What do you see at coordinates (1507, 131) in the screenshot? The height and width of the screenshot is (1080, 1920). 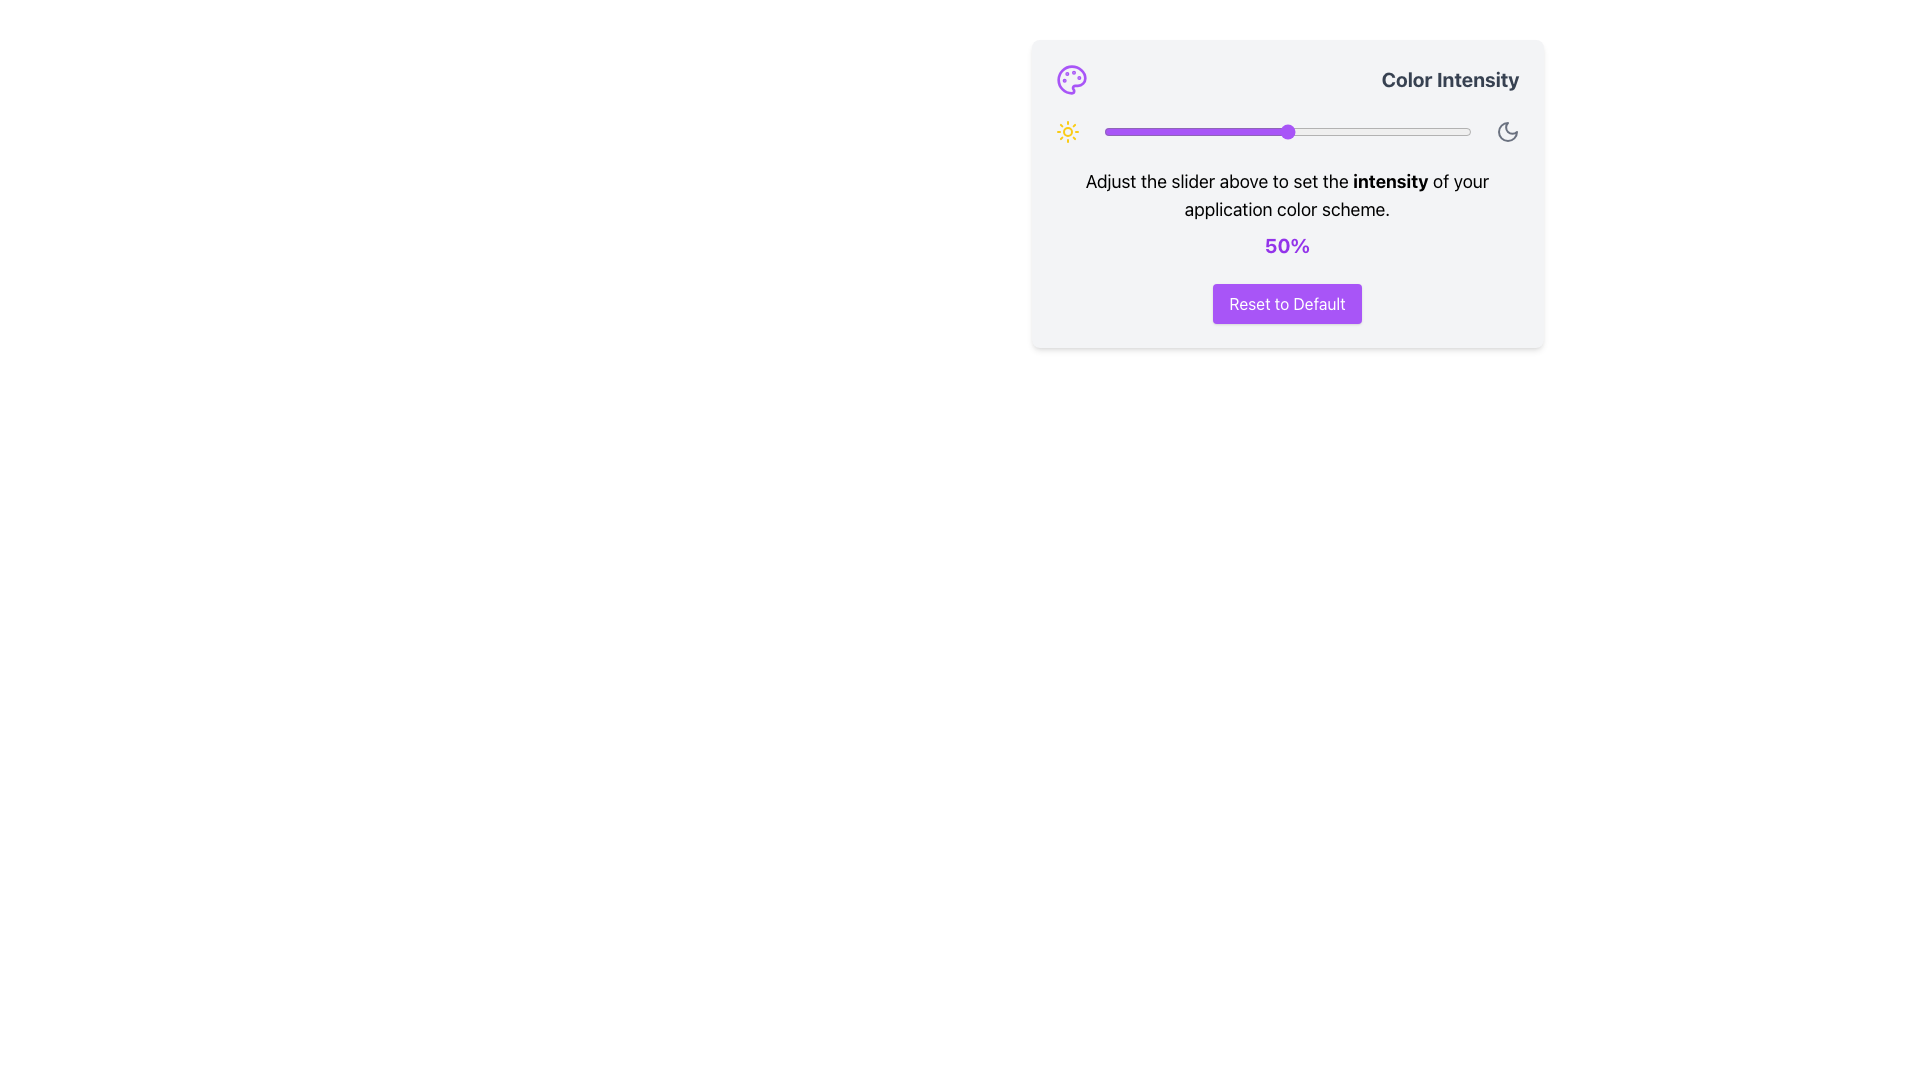 I see `the moon icon that indicates the theme or mode setting related to nighttime or dark mode functionality, located near the top-left corner of the settings interface` at bounding box center [1507, 131].